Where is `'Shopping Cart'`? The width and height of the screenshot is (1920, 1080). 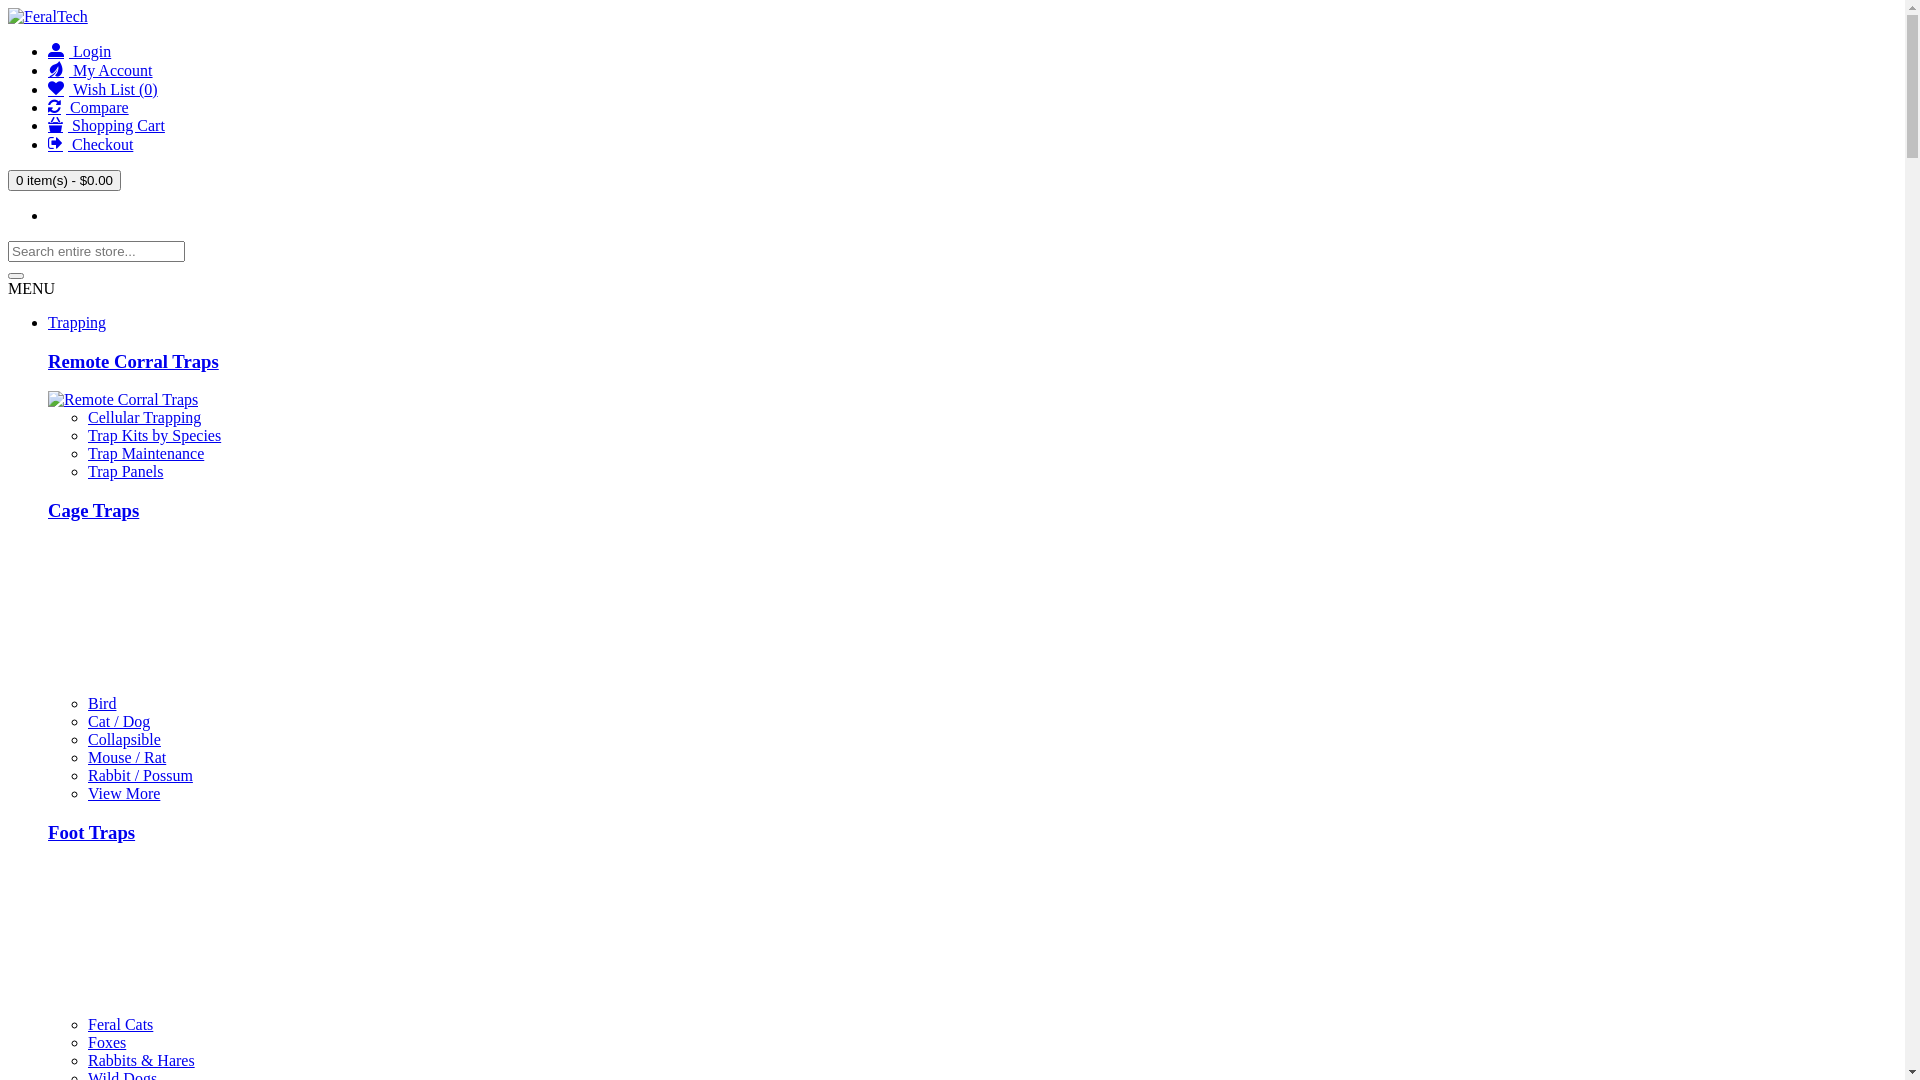 'Shopping Cart' is located at coordinates (105, 125).